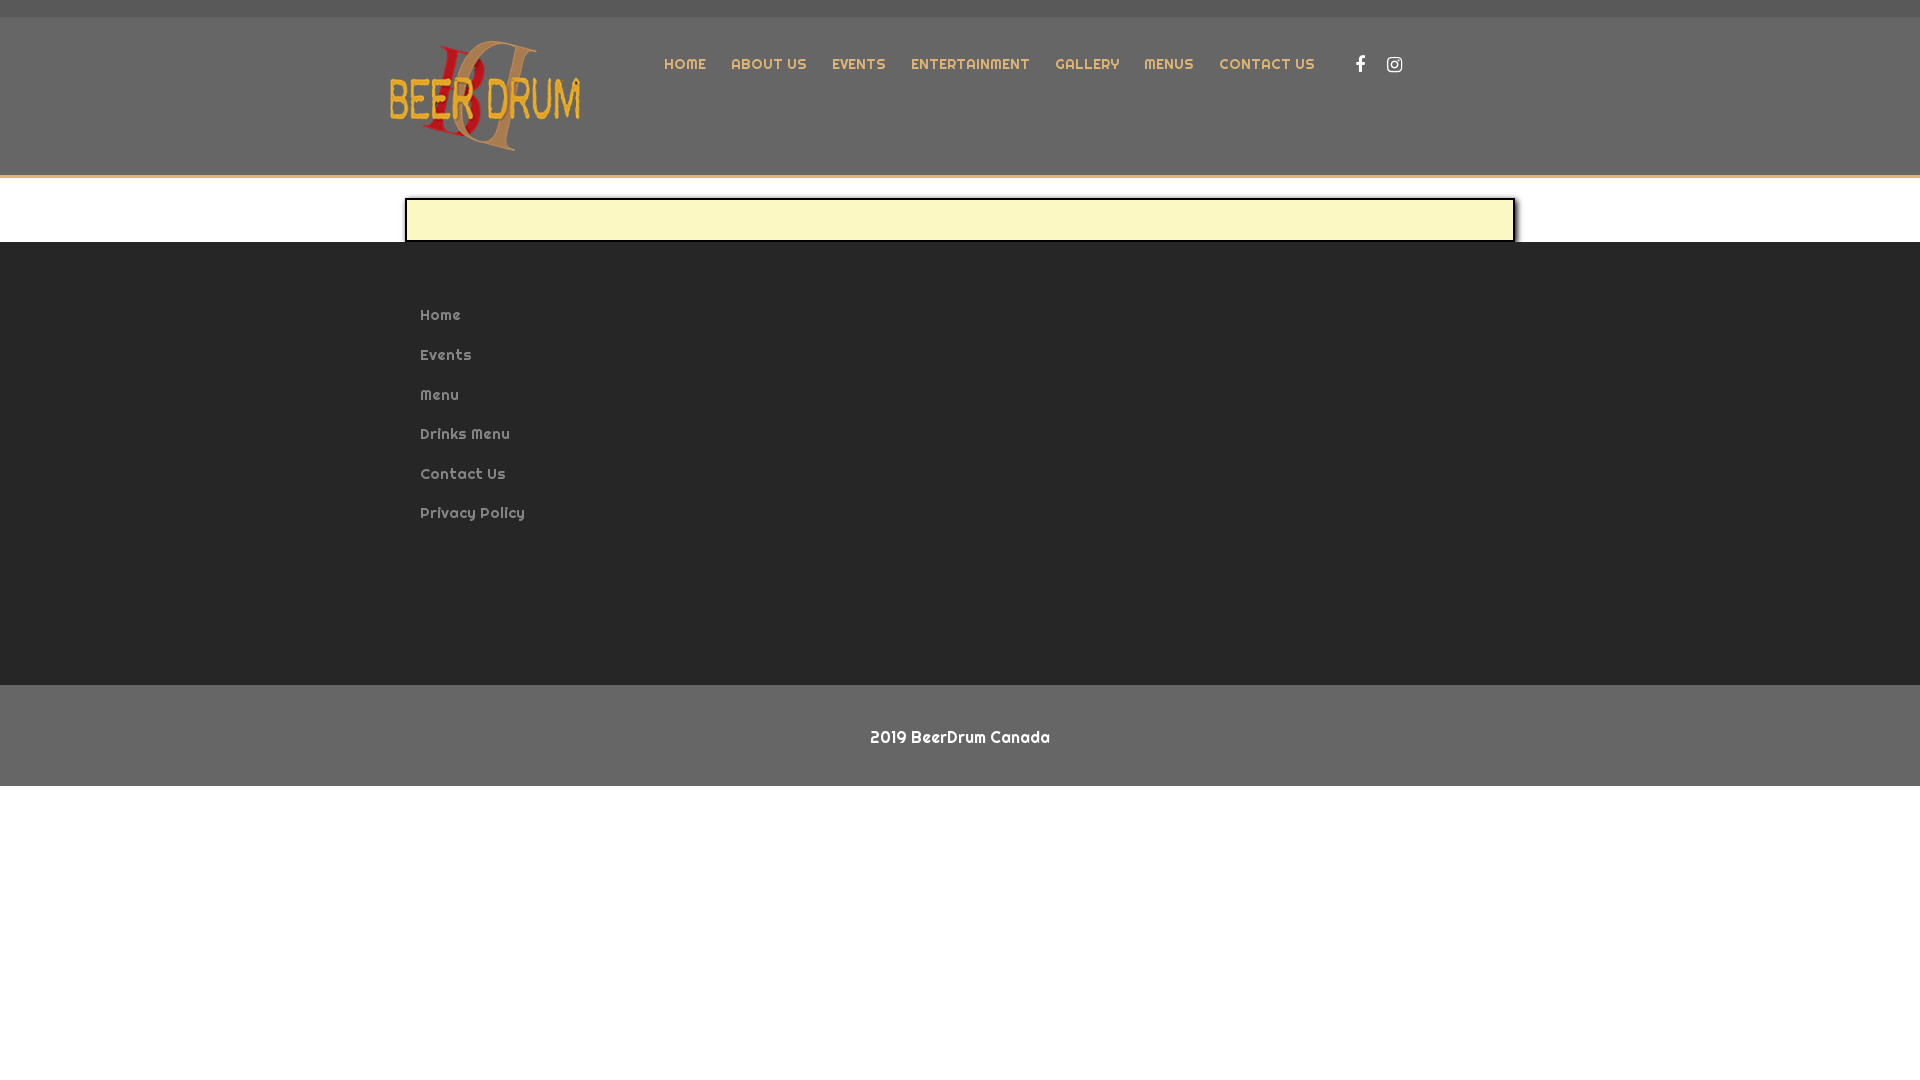 The image size is (1920, 1080). Describe the element at coordinates (859, 63) in the screenshot. I see `'EVENTS'` at that location.